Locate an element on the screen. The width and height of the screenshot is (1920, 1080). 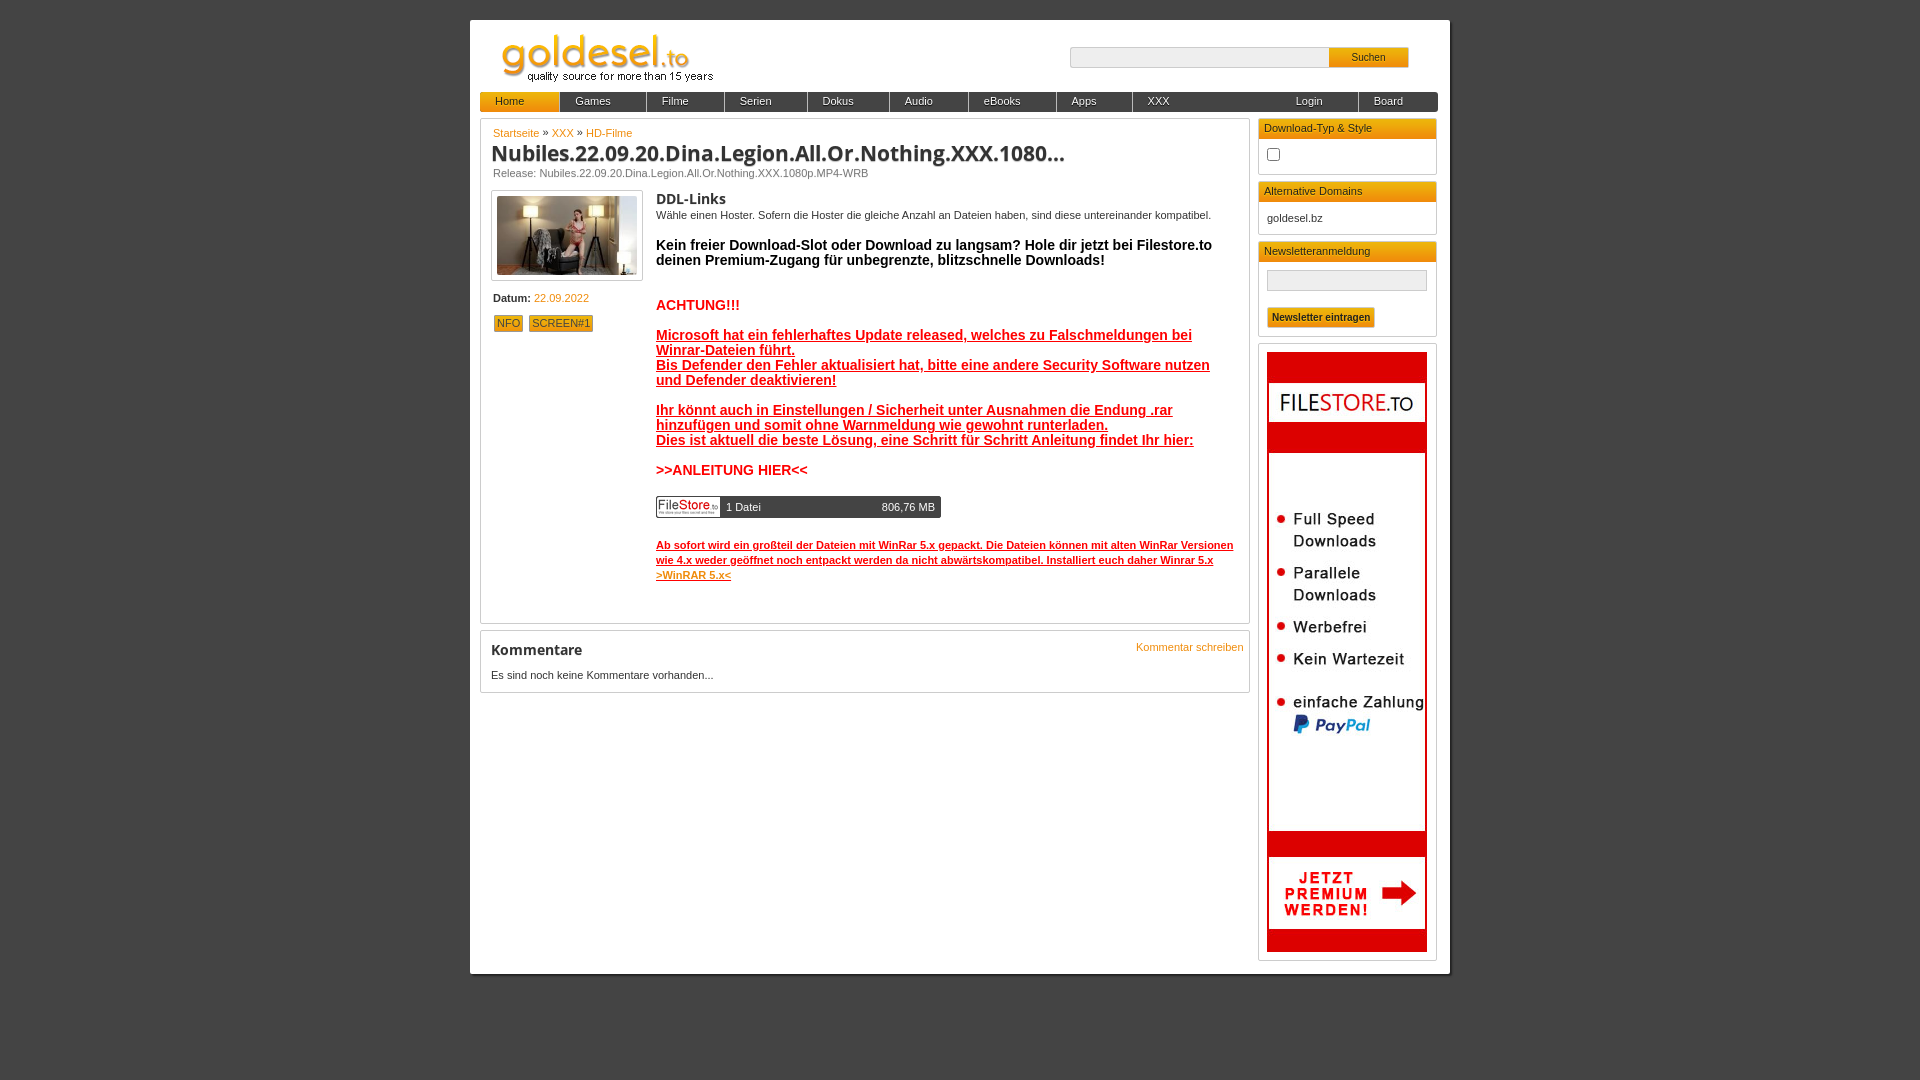
'Startseite' is located at coordinates (515, 132).